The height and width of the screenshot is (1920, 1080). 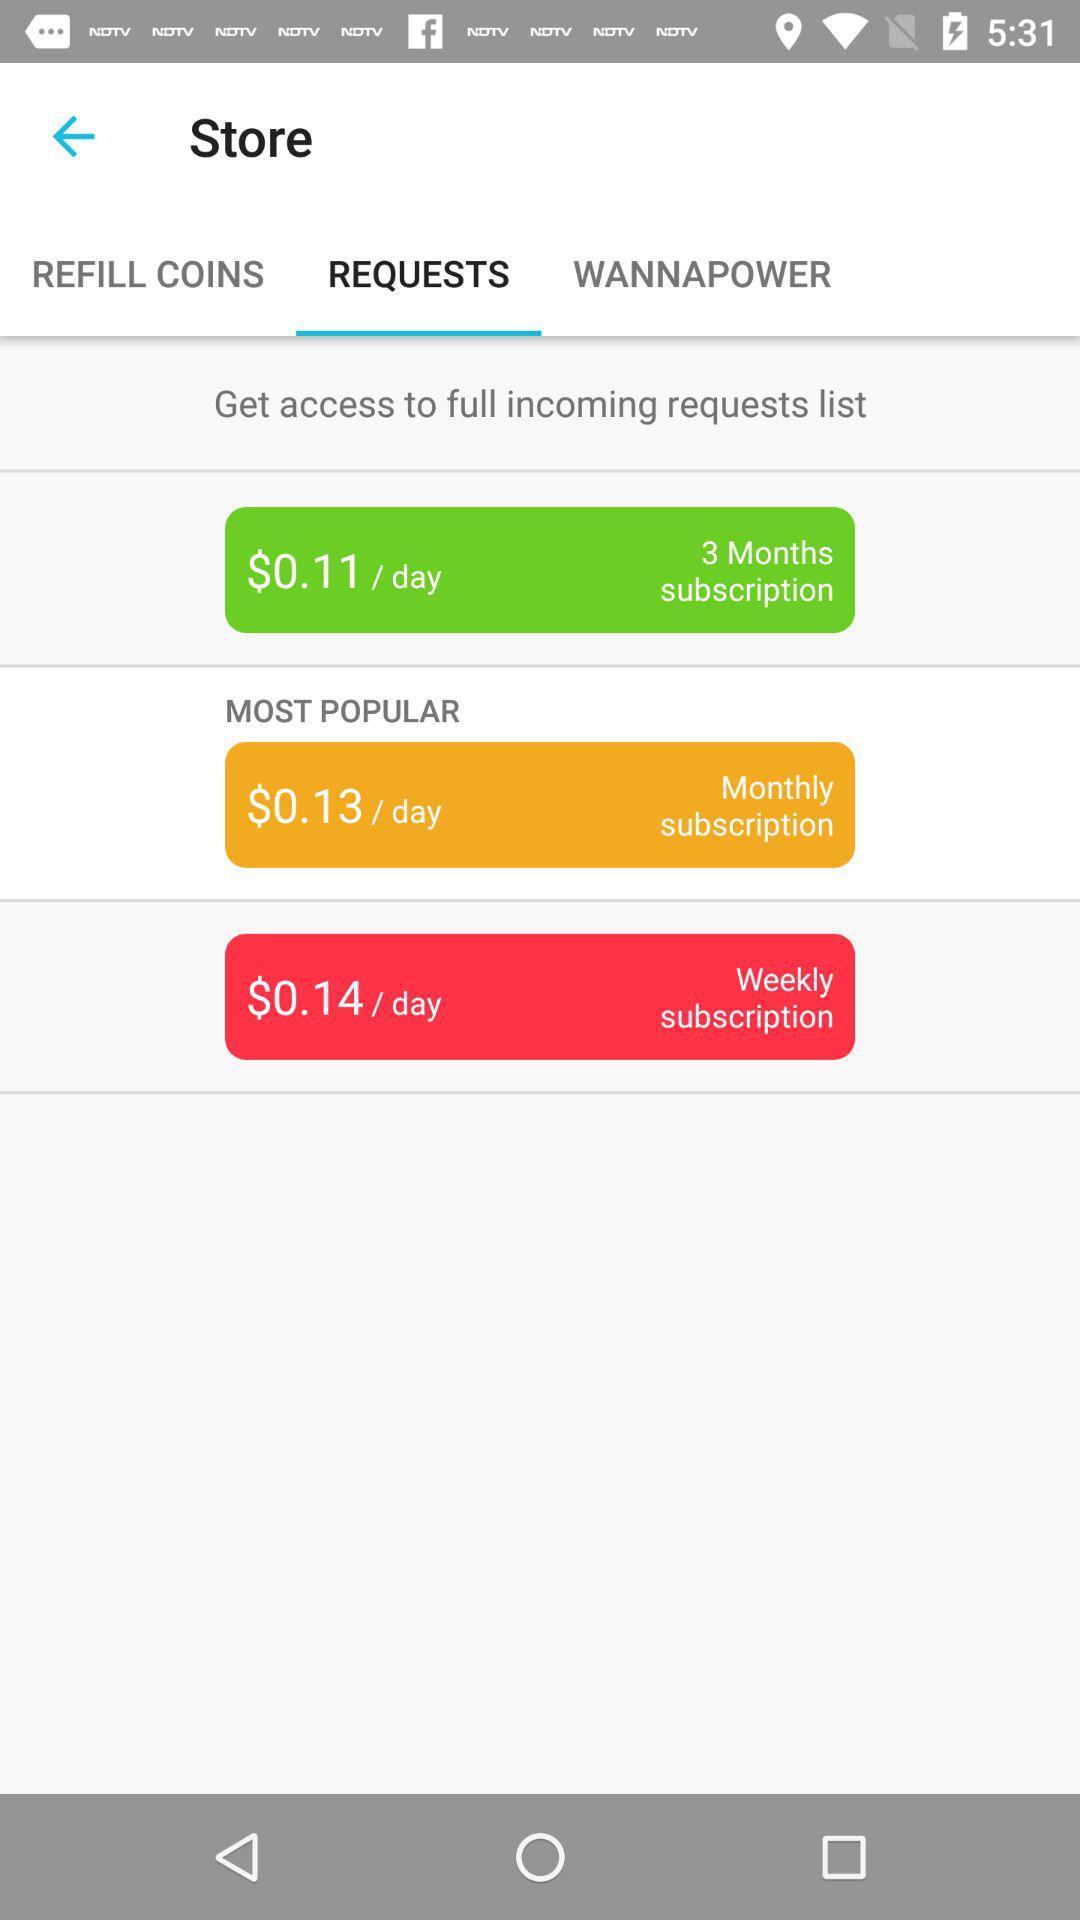 What do you see at coordinates (715, 569) in the screenshot?
I see `the 3 months subscription icon` at bounding box center [715, 569].